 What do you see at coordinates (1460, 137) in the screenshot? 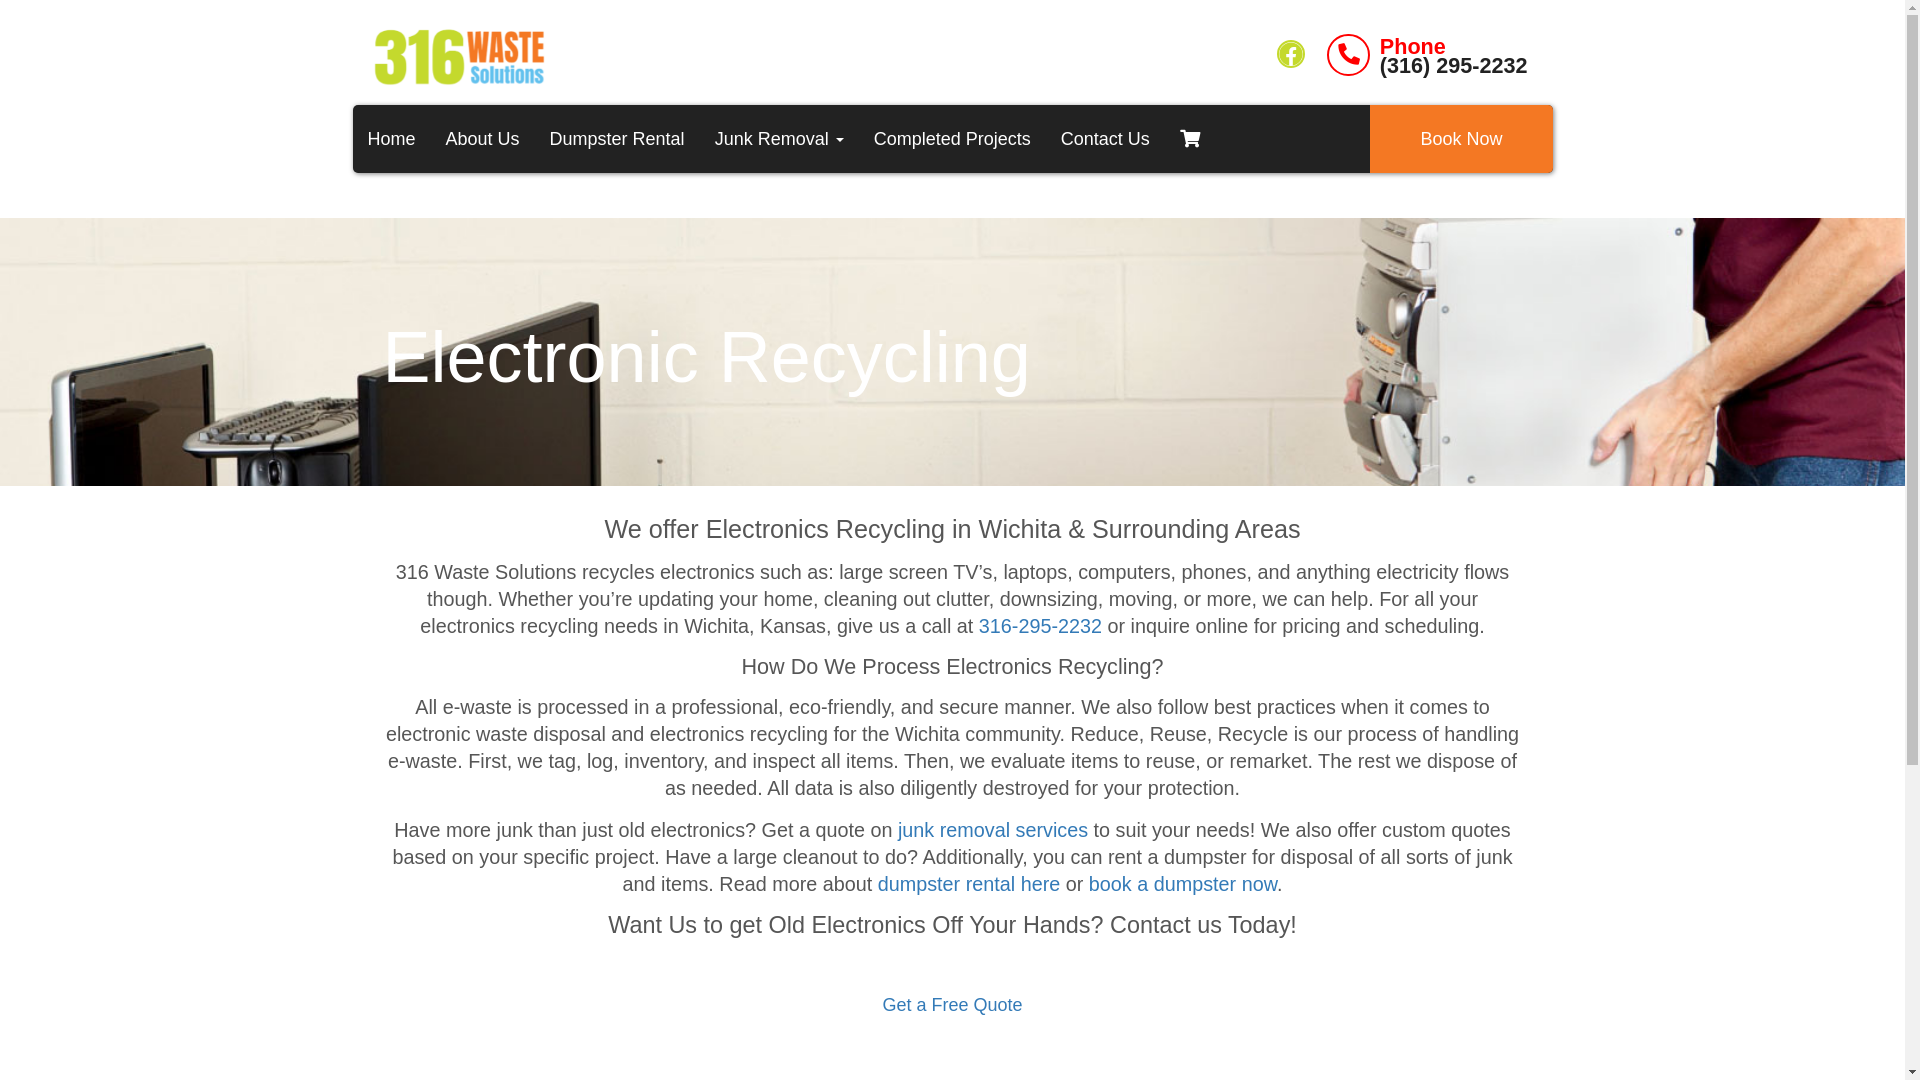
I see `'Book Now'` at bounding box center [1460, 137].